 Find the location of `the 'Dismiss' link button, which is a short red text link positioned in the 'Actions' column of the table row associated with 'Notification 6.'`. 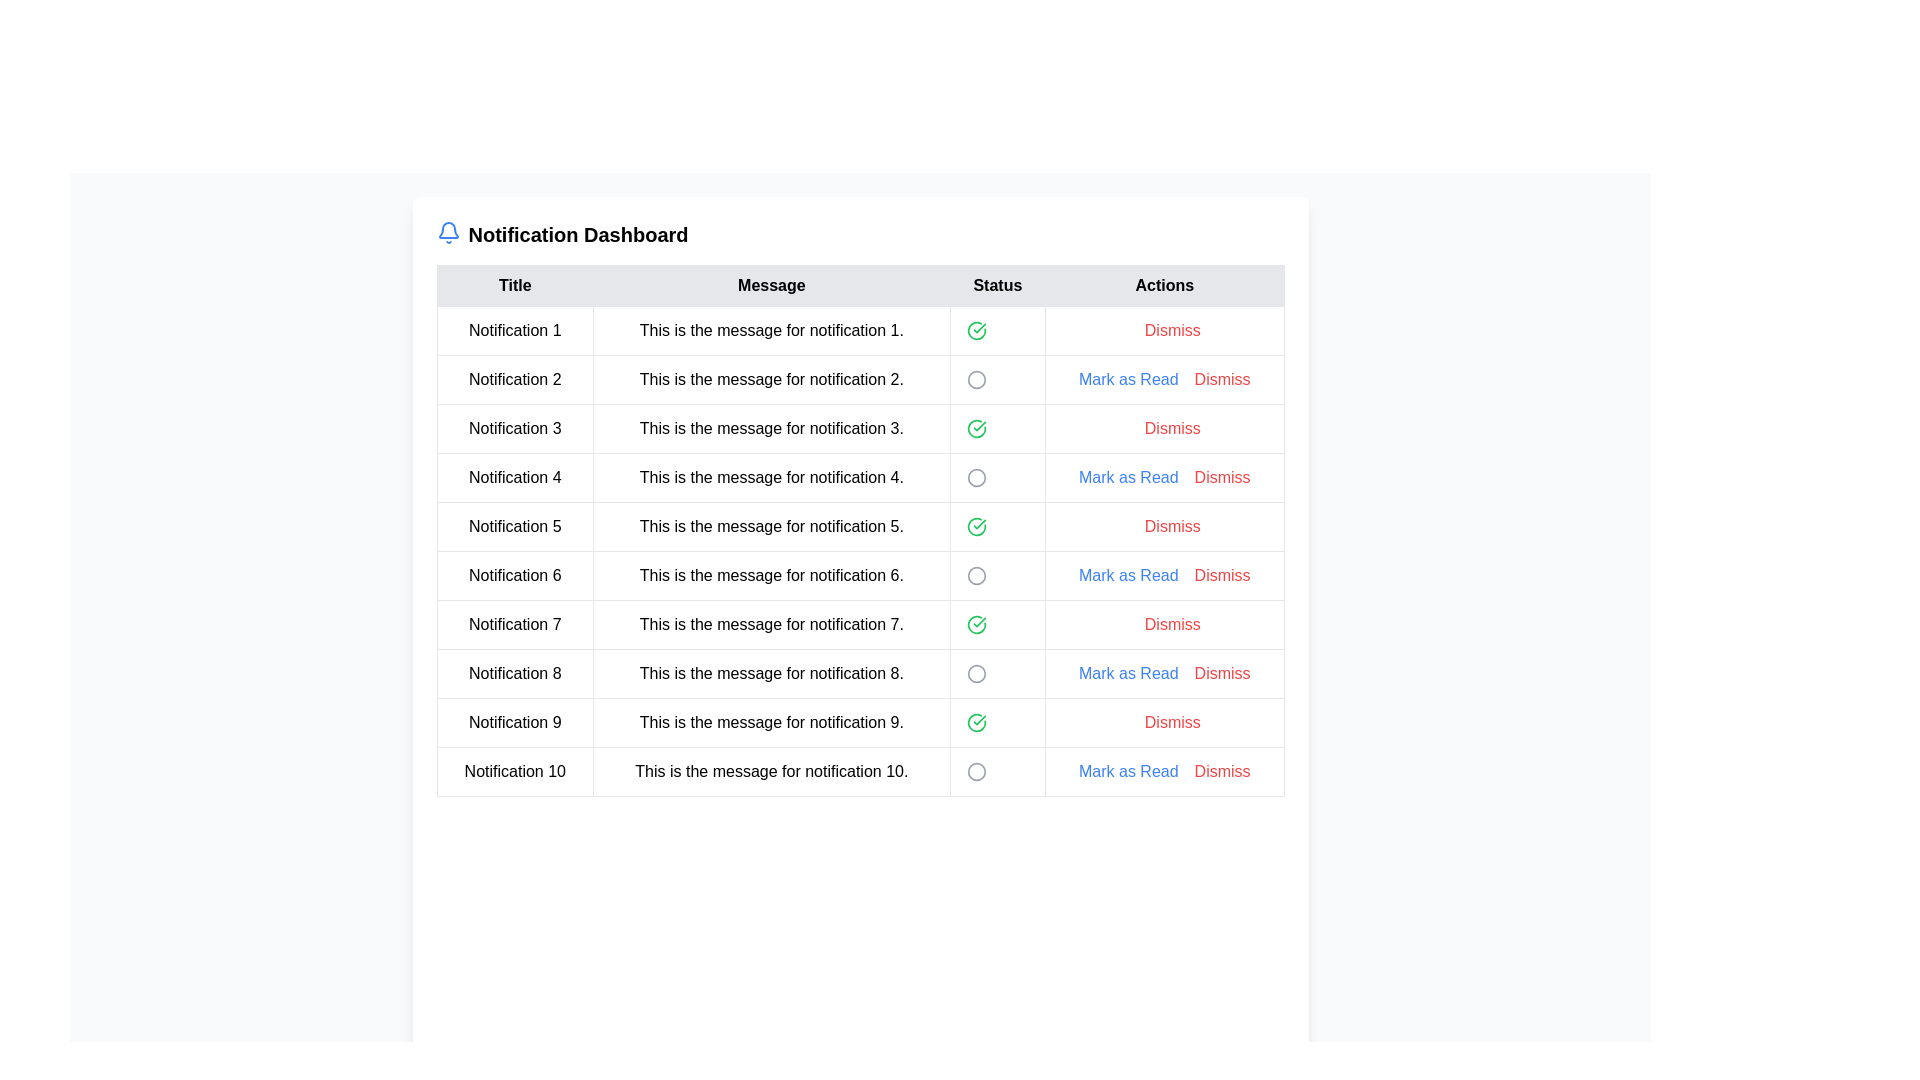

the 'Dismiss' link button, which is a short red text link positioned in the 'Actions' column of the table row associated with 'Notification 6.' is located at coordinates (1221, 575).